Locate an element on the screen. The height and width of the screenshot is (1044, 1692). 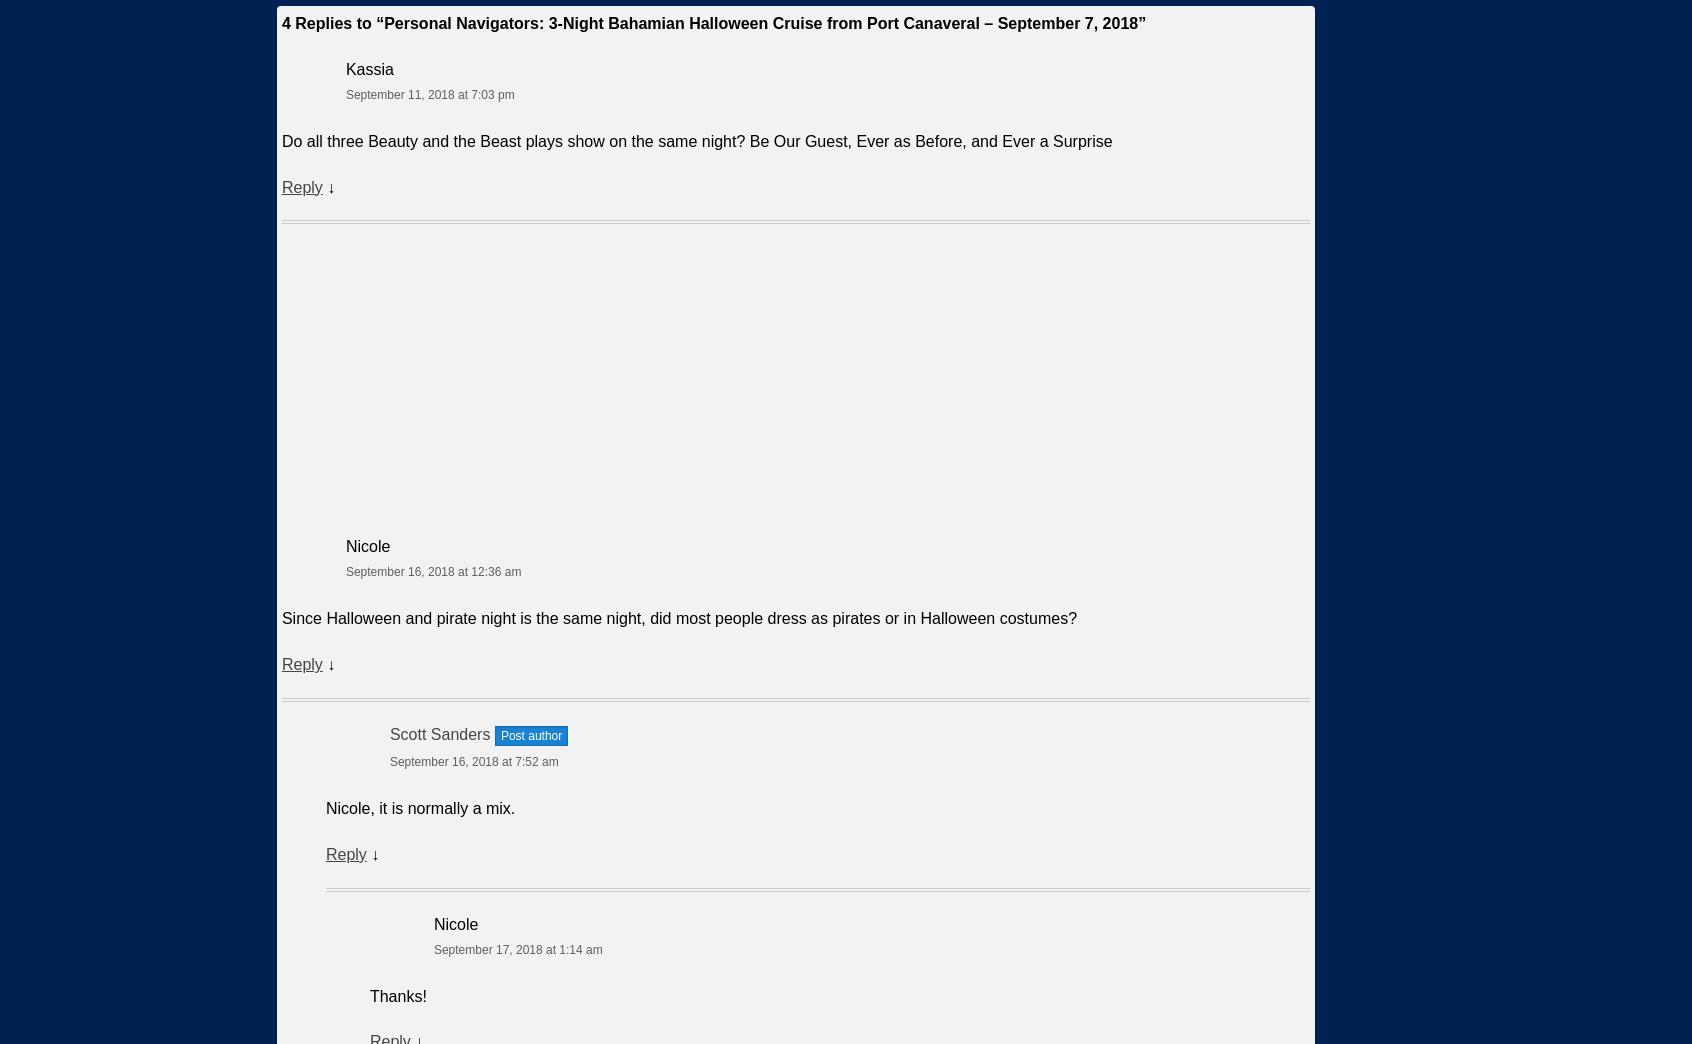
'Since Halloween and pirate night is the same night, did most people dress as pirates or in Halloween costumes?' is located at coordinates (678, 618).